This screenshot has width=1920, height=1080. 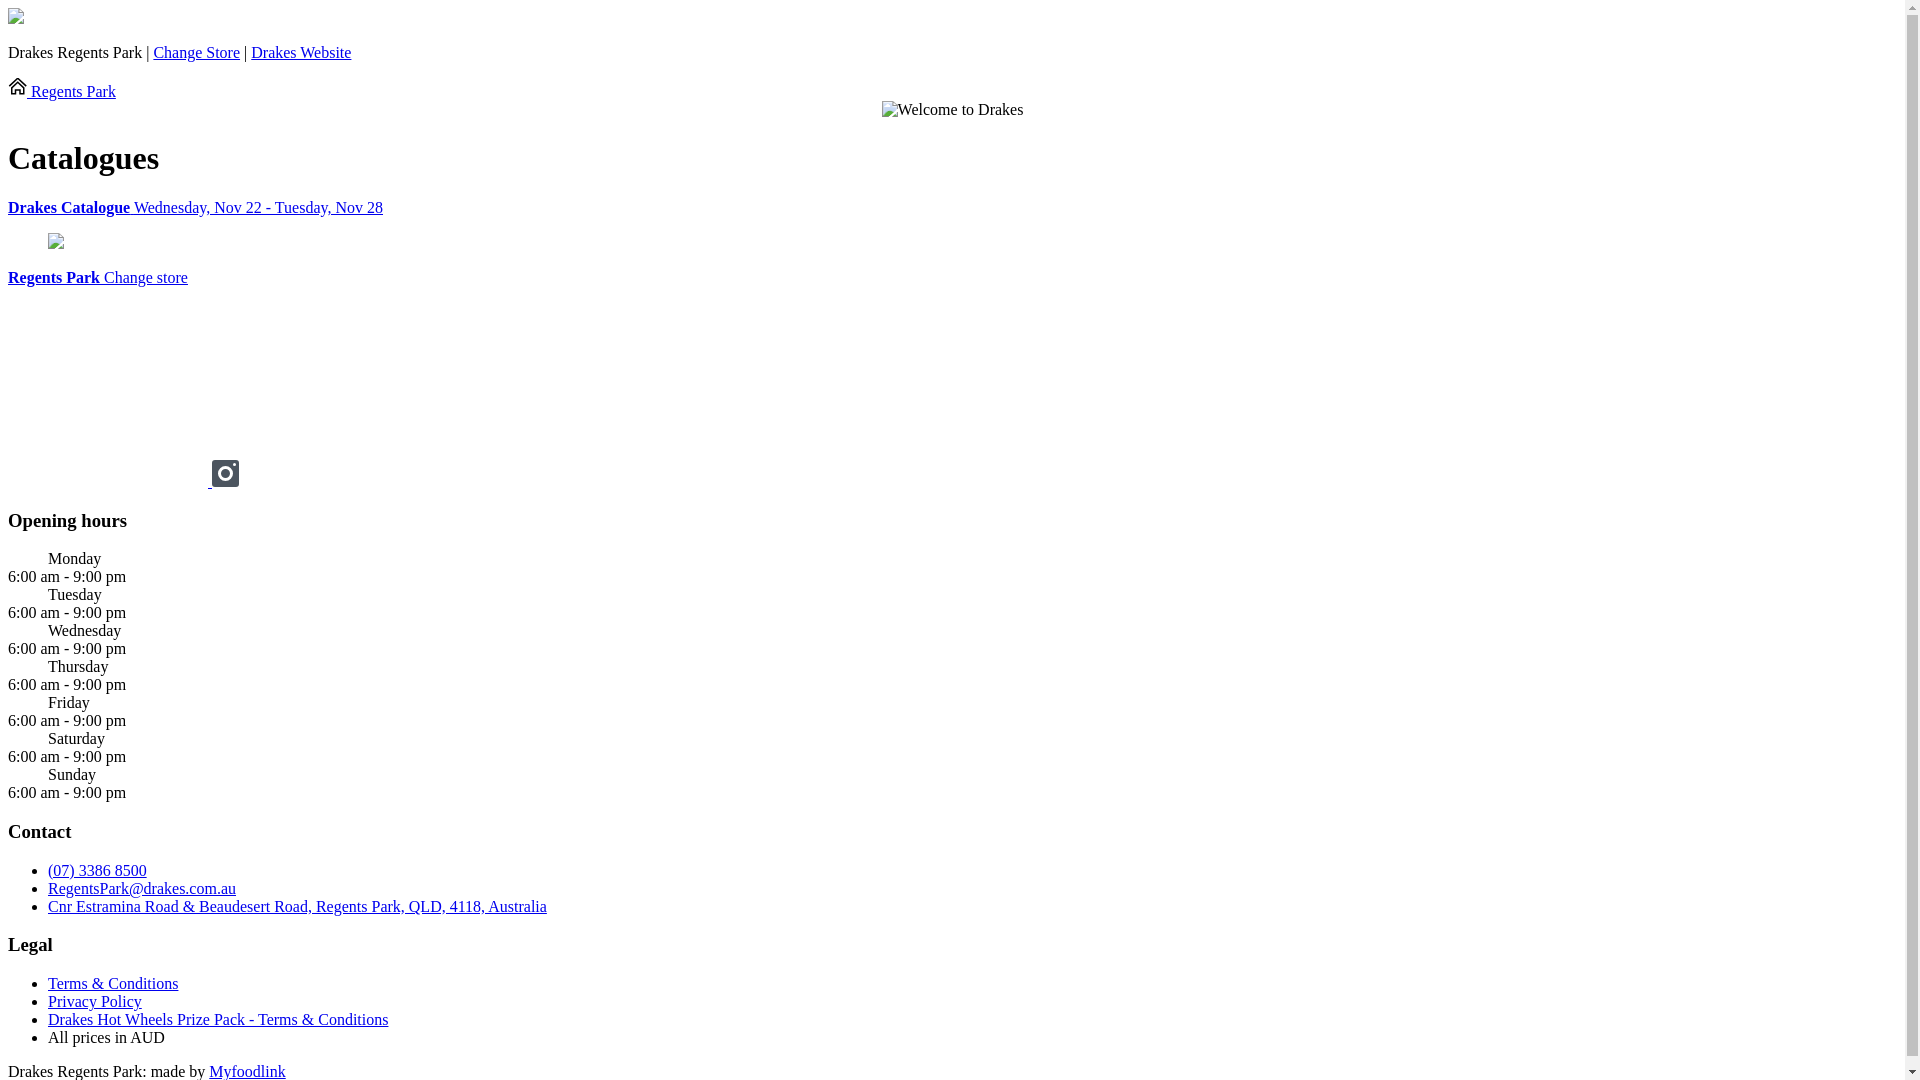 I want to click on 'Regents Park Change store', so click(x=96, y=277).